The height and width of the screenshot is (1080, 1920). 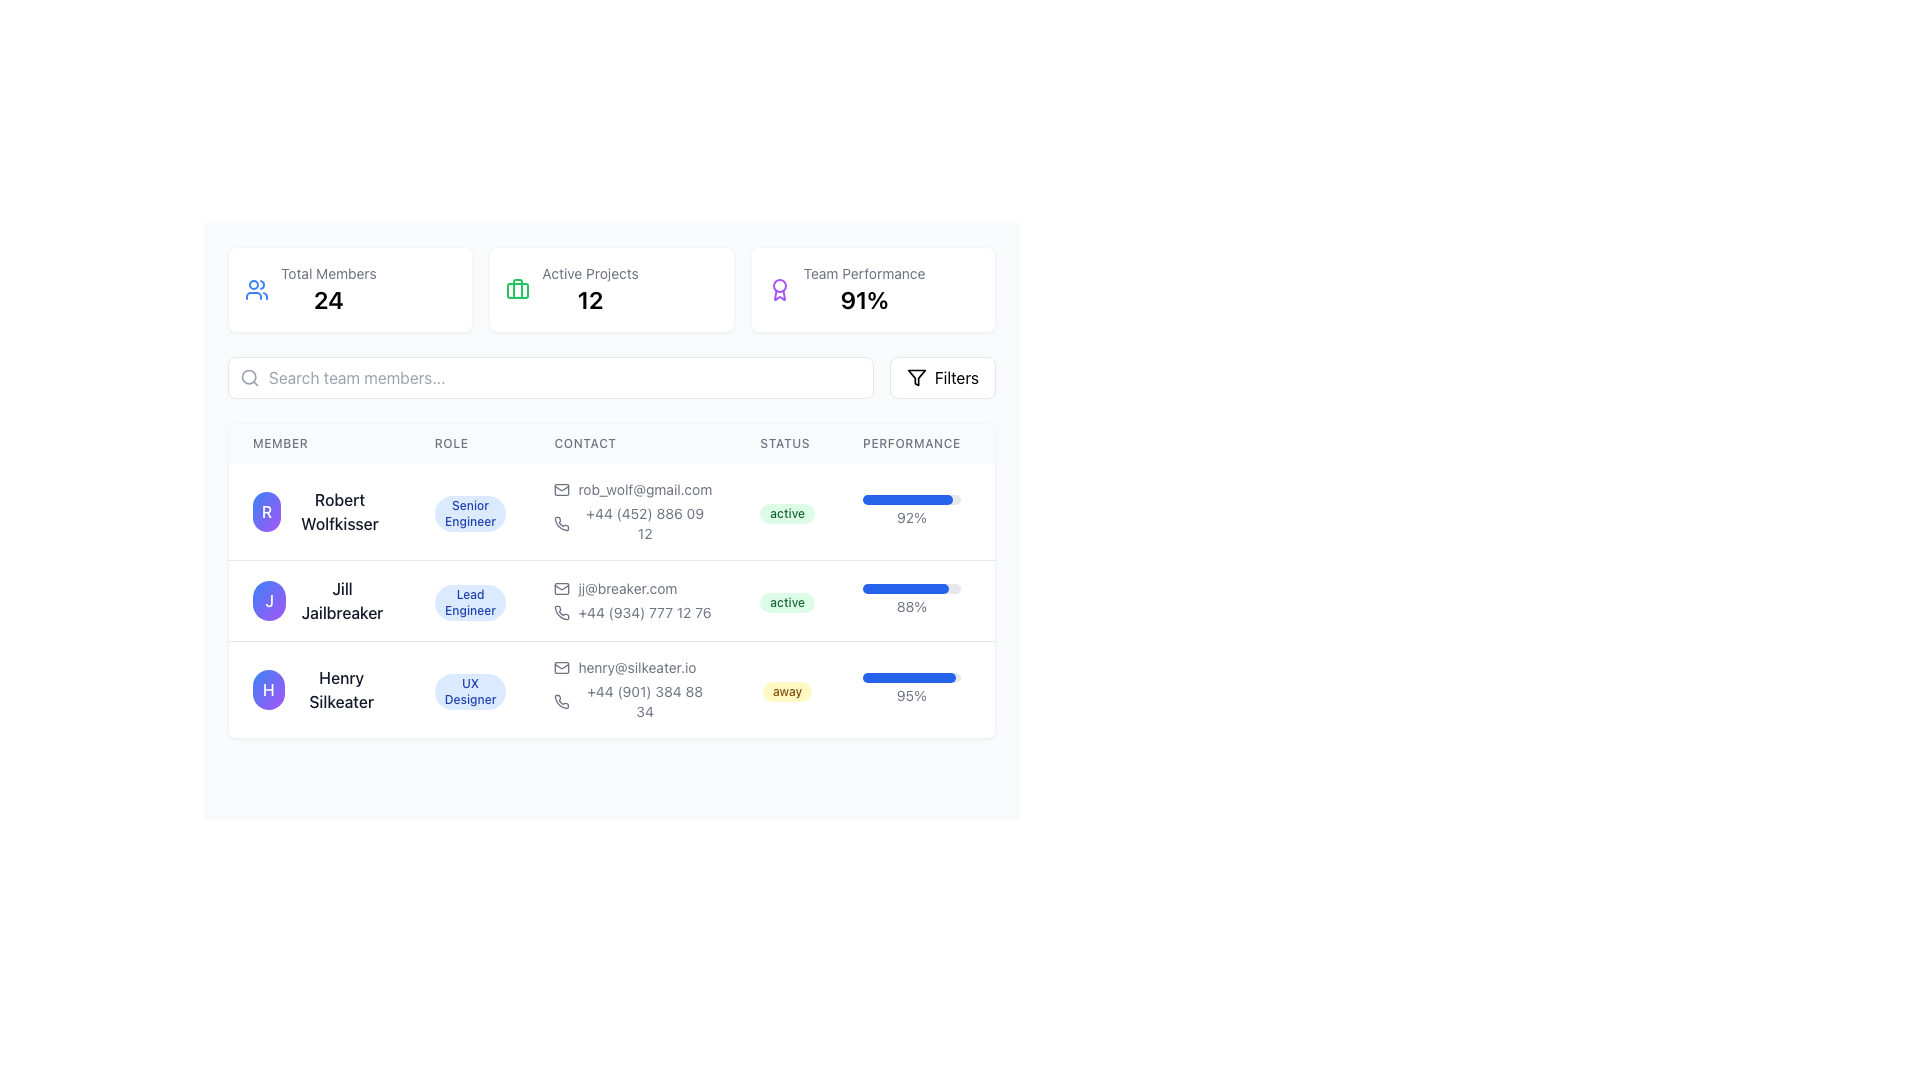 I want to click on the phone icon located in the 'Contact' column of the row for team member 'Henry Silkeater' to initiate a call, so click(x=632, y=689).